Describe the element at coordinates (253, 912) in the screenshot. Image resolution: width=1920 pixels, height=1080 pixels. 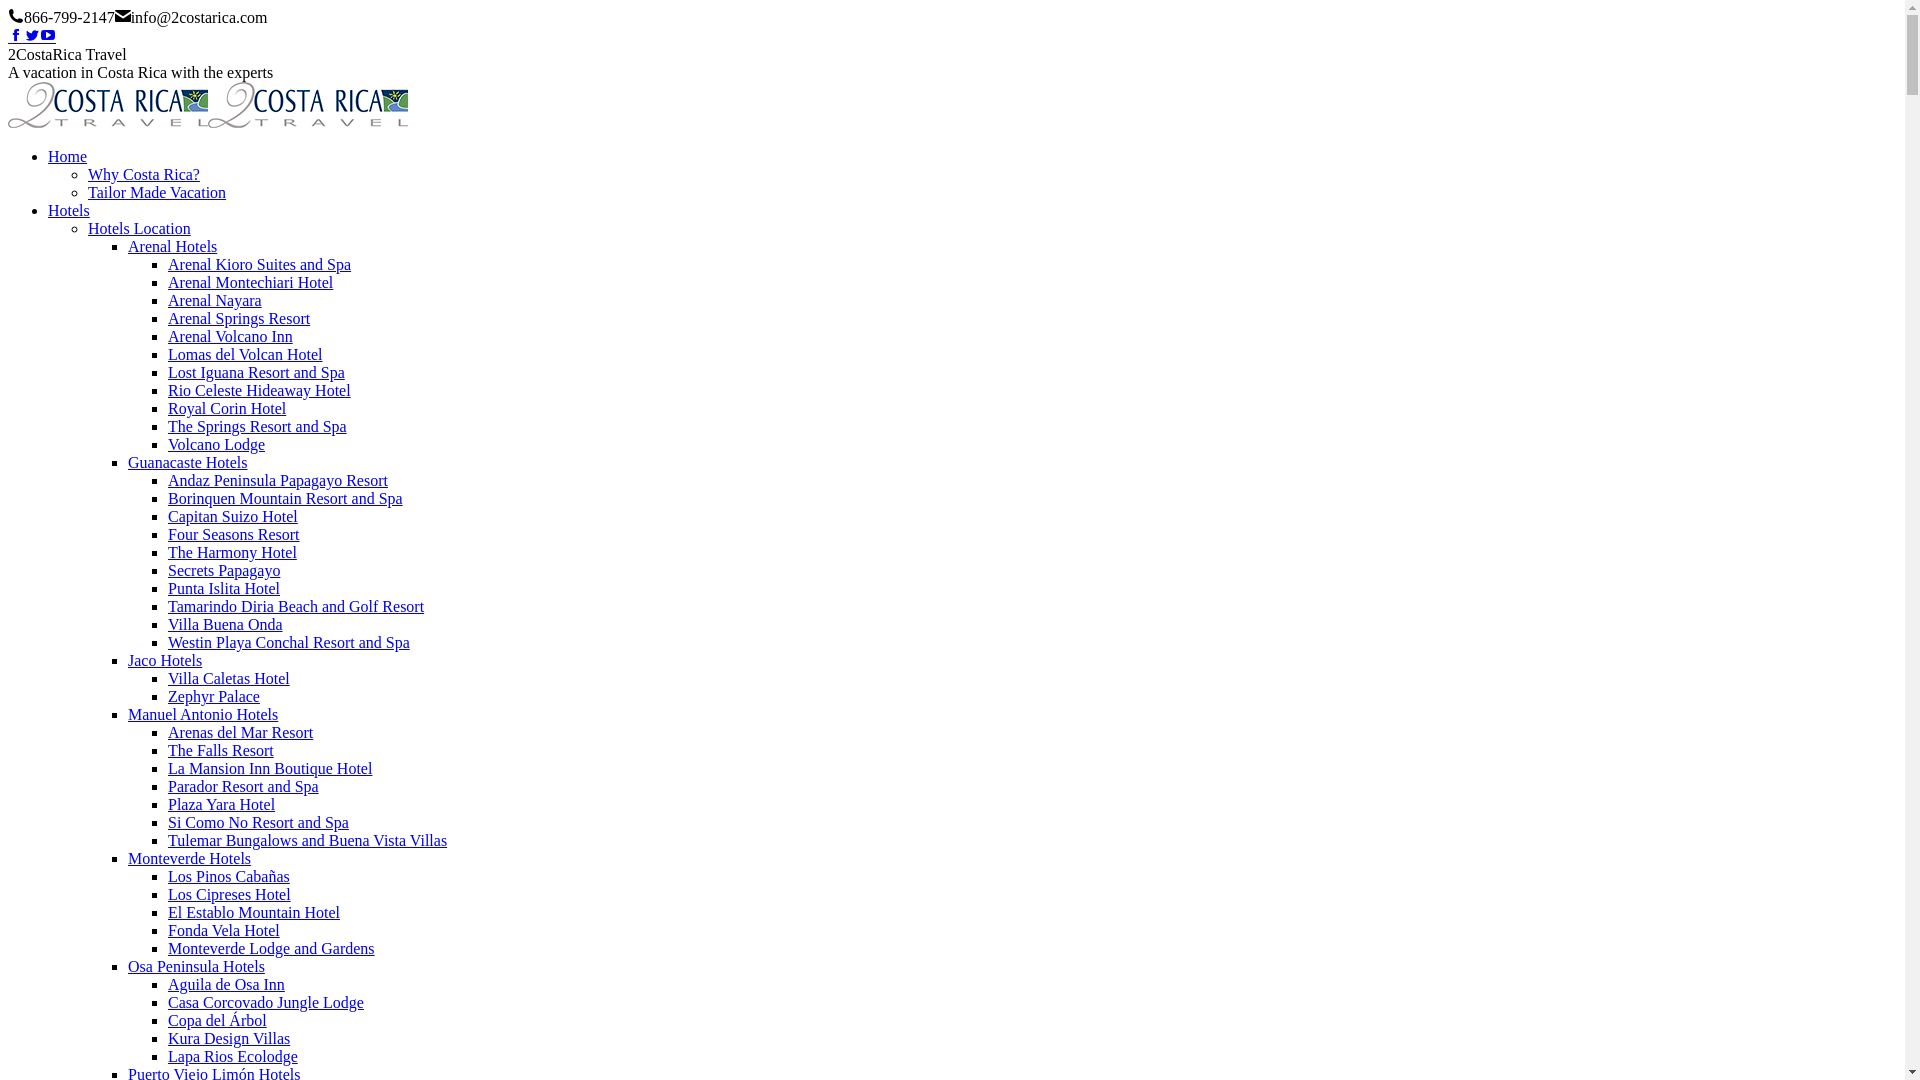
I see `'El Establo Mountain Hotel'` at that location.